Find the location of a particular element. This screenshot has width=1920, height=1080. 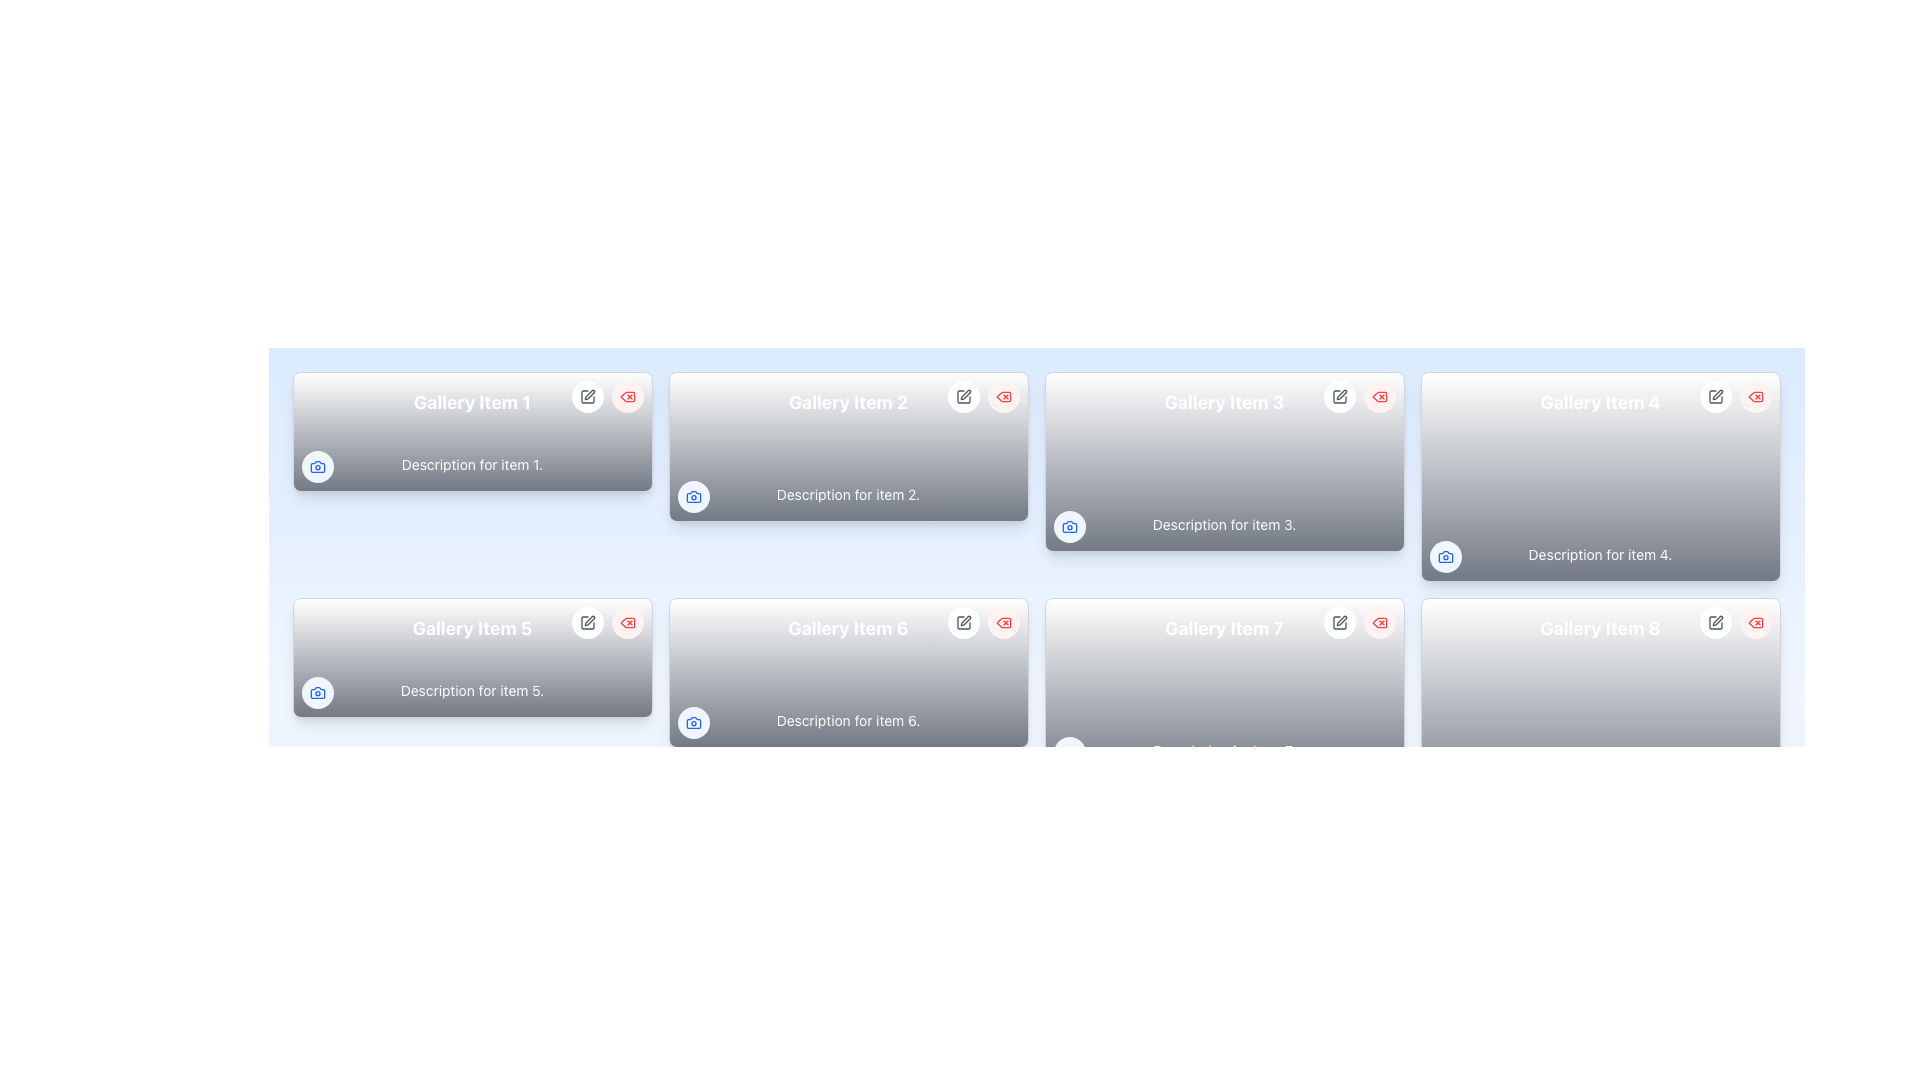

the edit icon resembling a pen within the button group located at the top right corner of the 'Gallery Item 3' card is located at coordinates (1341, 394).